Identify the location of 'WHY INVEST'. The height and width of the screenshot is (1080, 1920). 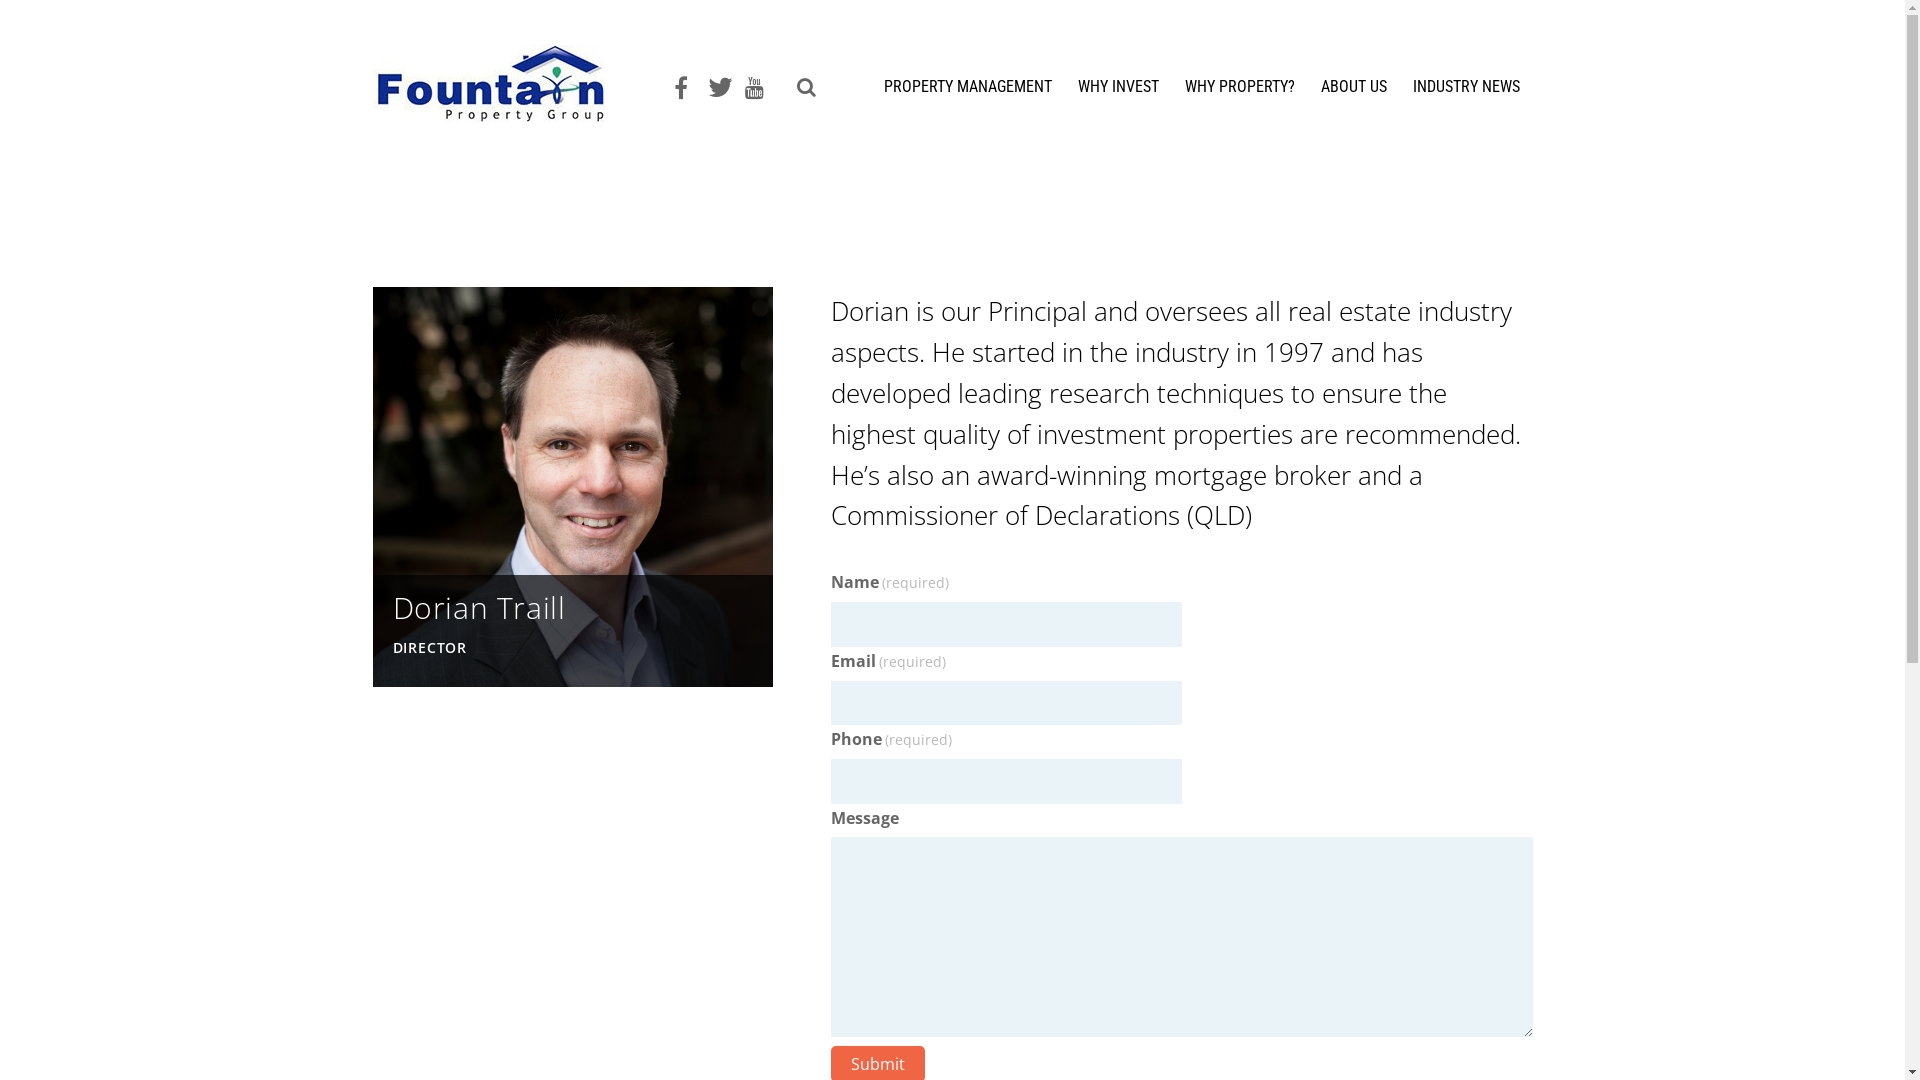
(1117, 94).